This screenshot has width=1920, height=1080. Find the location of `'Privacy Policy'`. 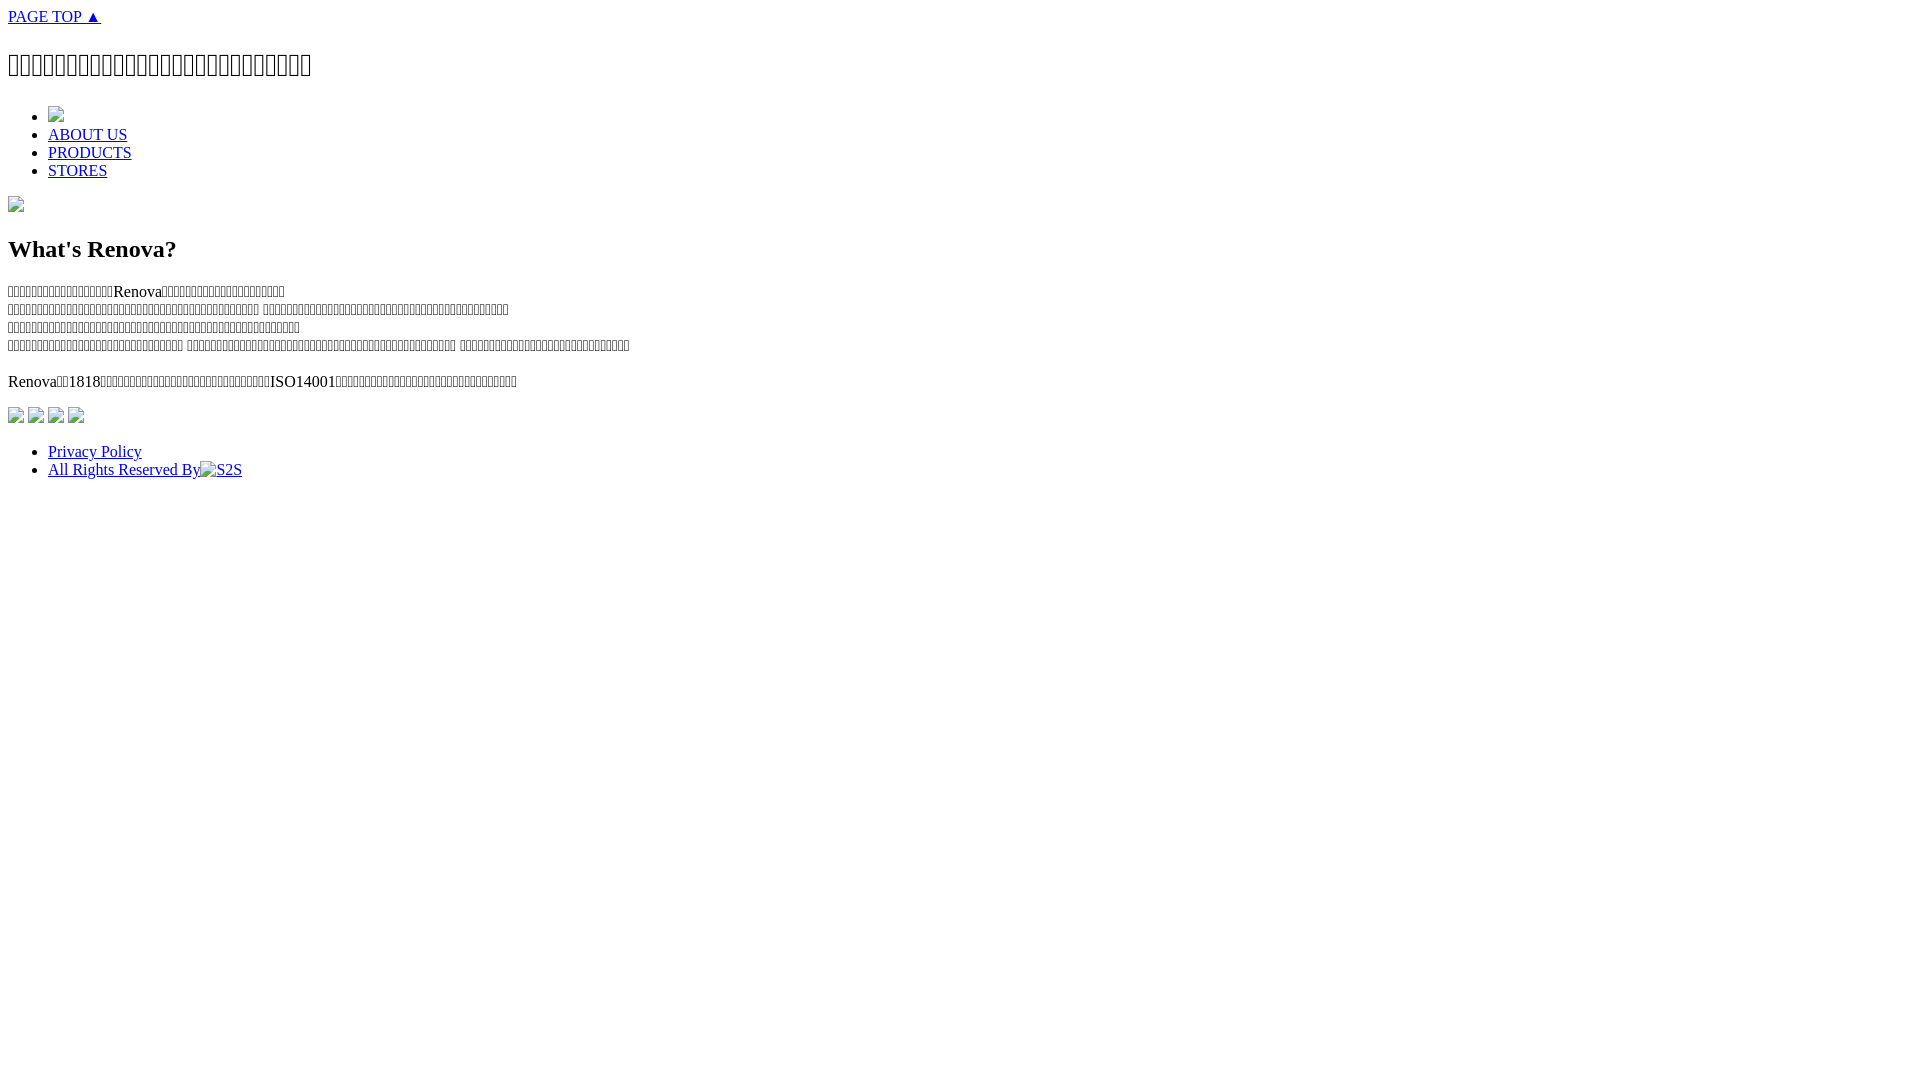

'Privacy Policy' is located at coordinates (94, 451).